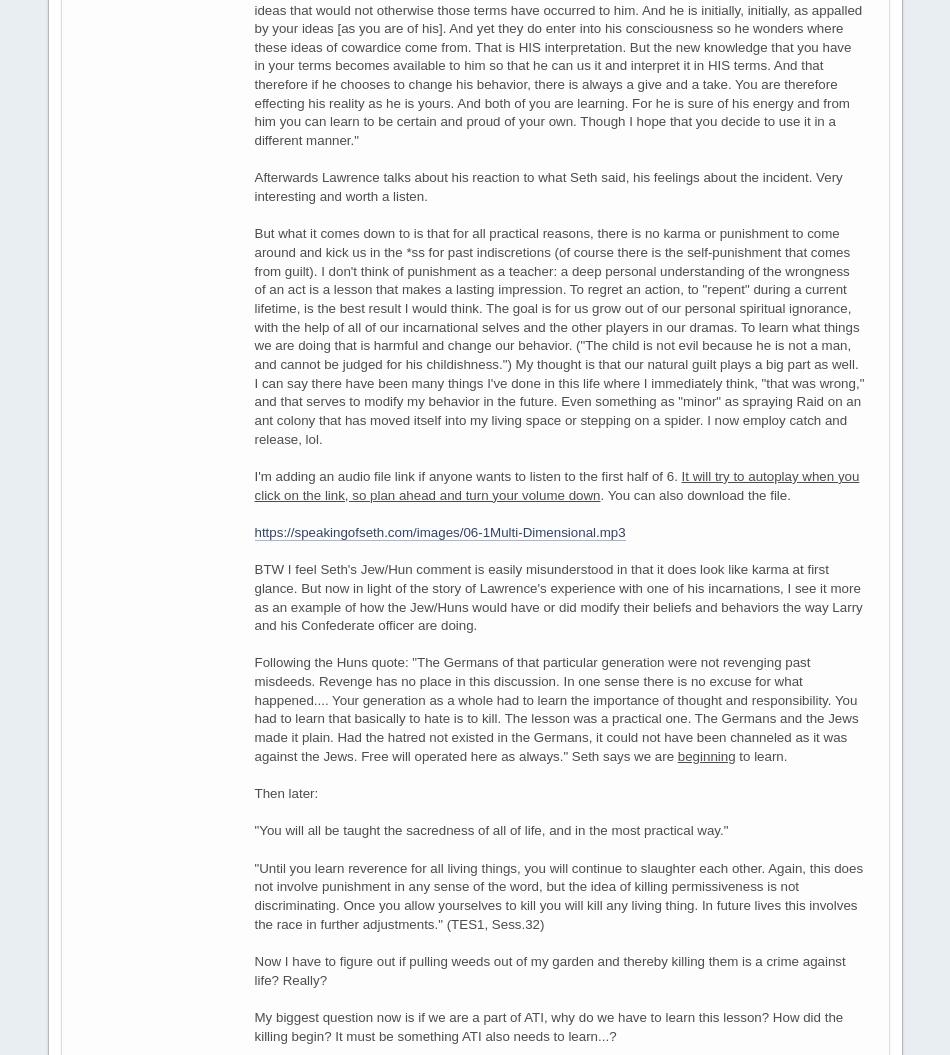  What do you see at coordinates (548, 1024) in the screenshot?
I see `'My biggest question now is if we are a part of ATI, why do we have to learn this lesson? How did the killing begin? It must be something ATI also needs to learn...?'` at bounding box center [548, 1024].